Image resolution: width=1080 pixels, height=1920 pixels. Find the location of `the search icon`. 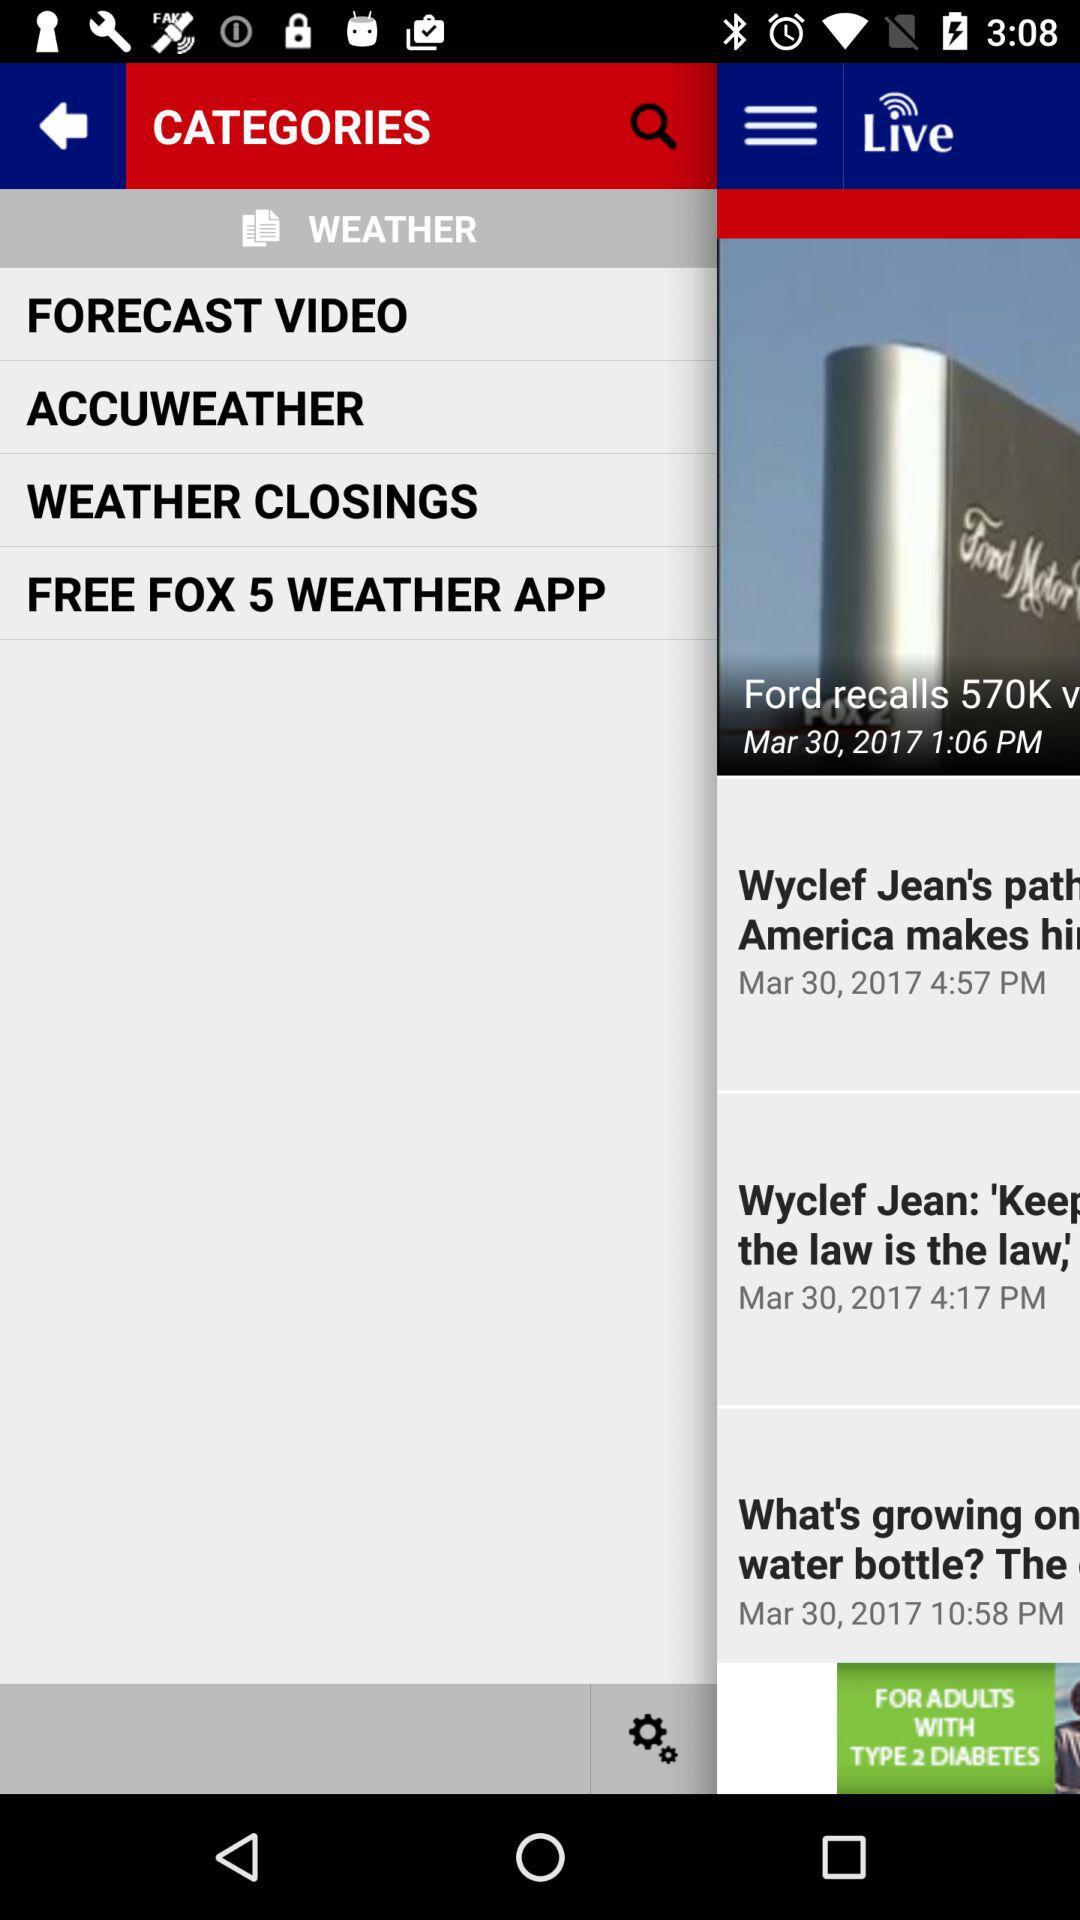

the search icon is located at coordinates (654, 124).